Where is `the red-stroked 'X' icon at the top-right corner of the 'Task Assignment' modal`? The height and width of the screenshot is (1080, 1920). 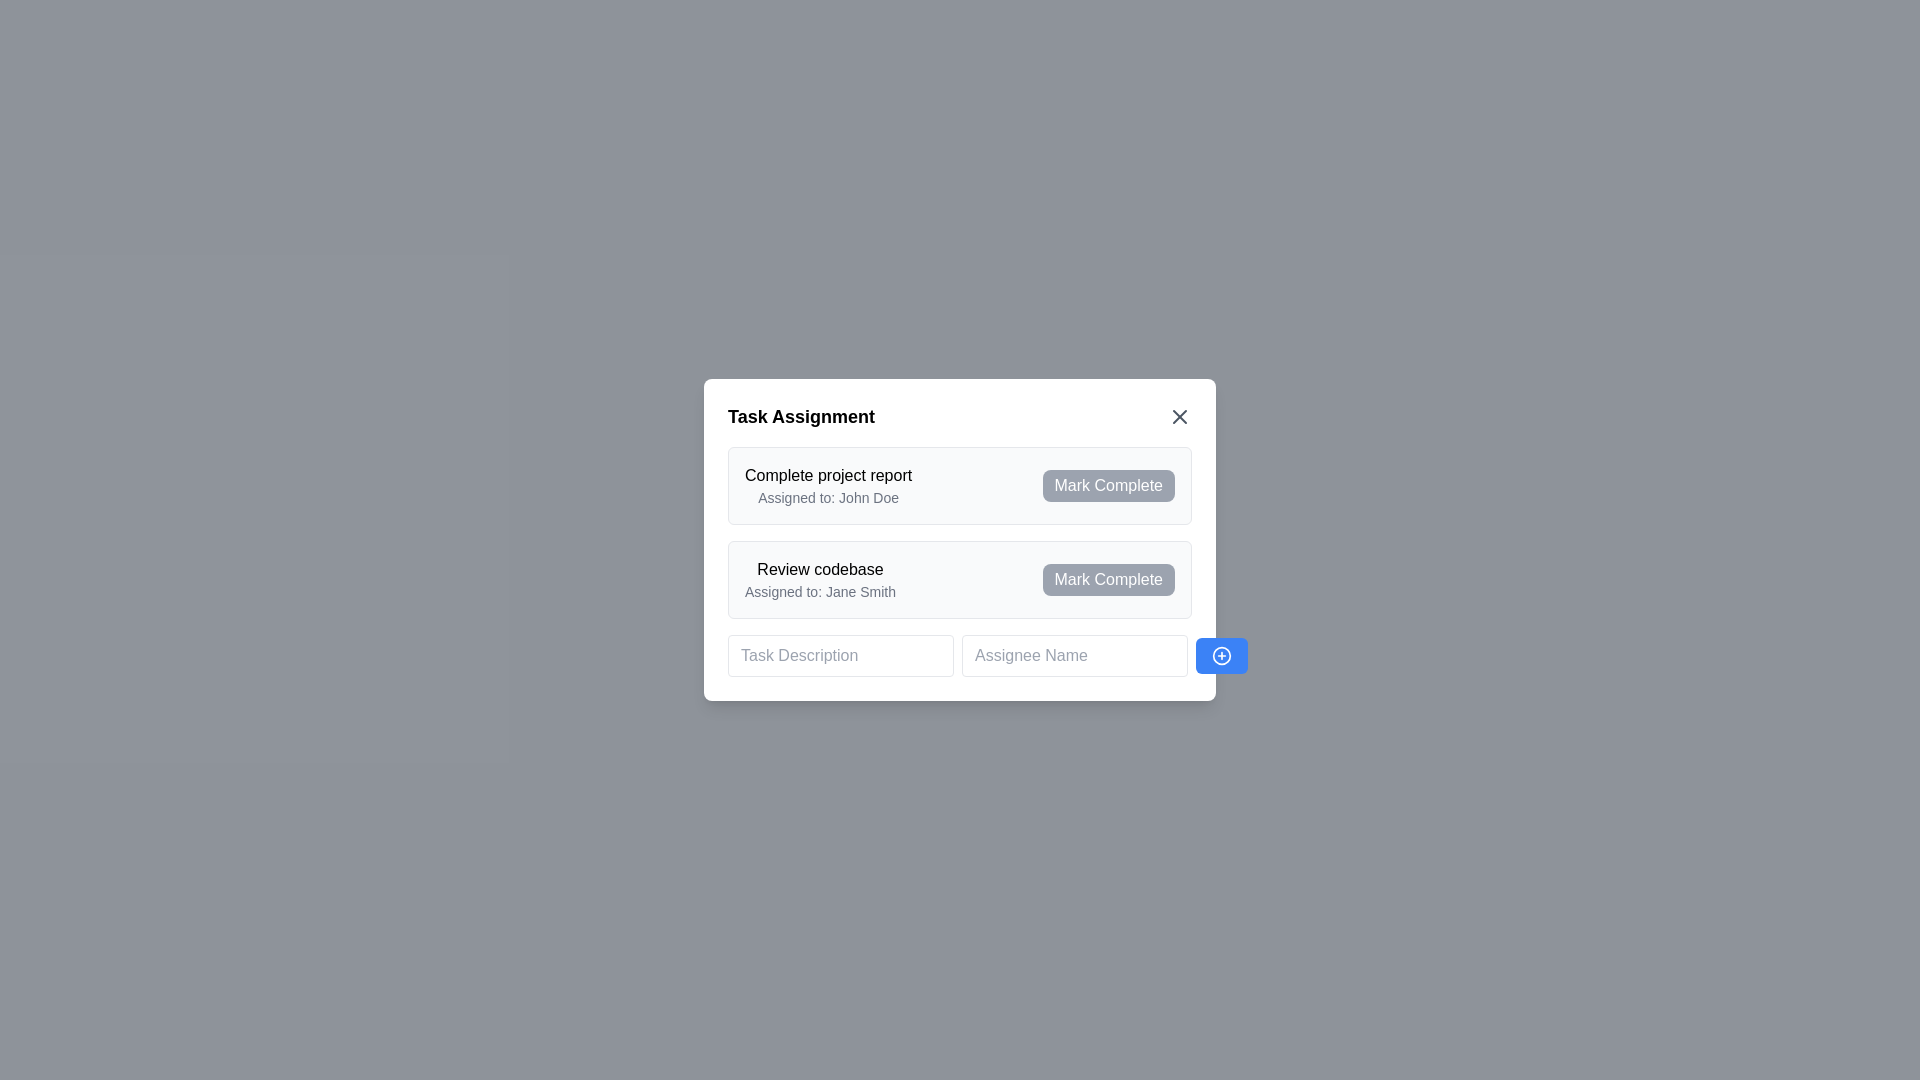
the red-stroked 'X' icon at the top-right corner of the 'Task Assignment' modal is located at coordinates (1180, 415).